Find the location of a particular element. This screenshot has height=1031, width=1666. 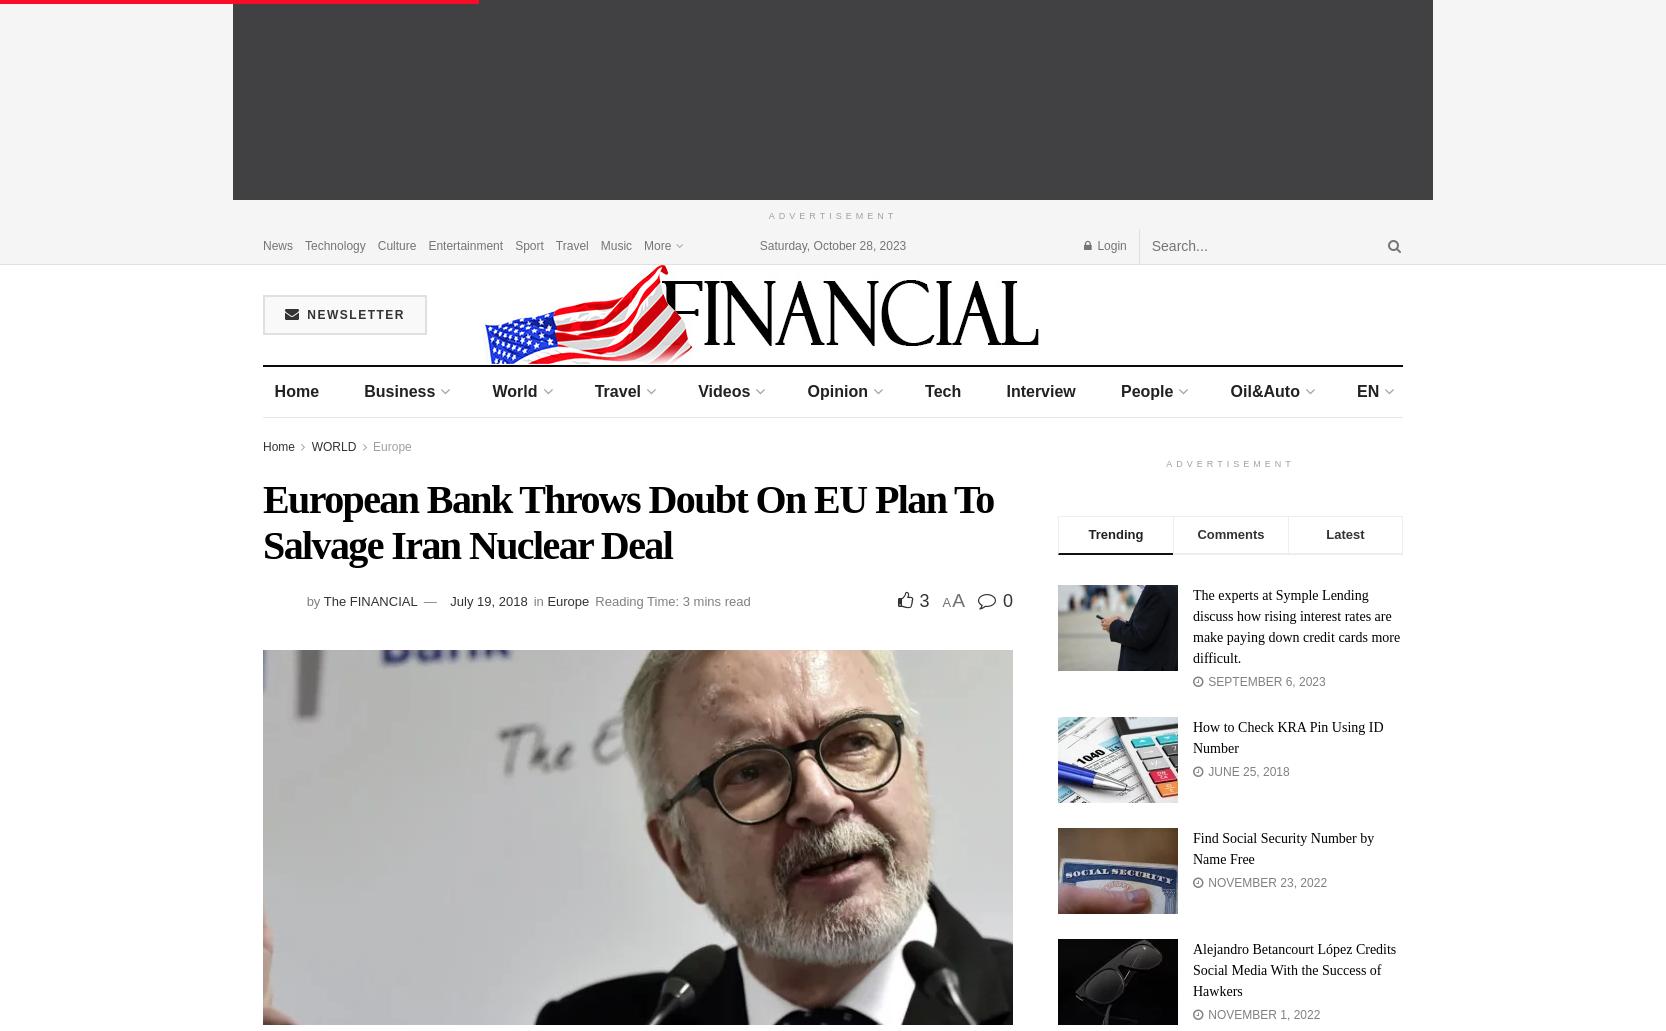

'Alejandro Betancourt López Credits Social Media With the Success of Hawkers' is located at coordinates (1293, 968).